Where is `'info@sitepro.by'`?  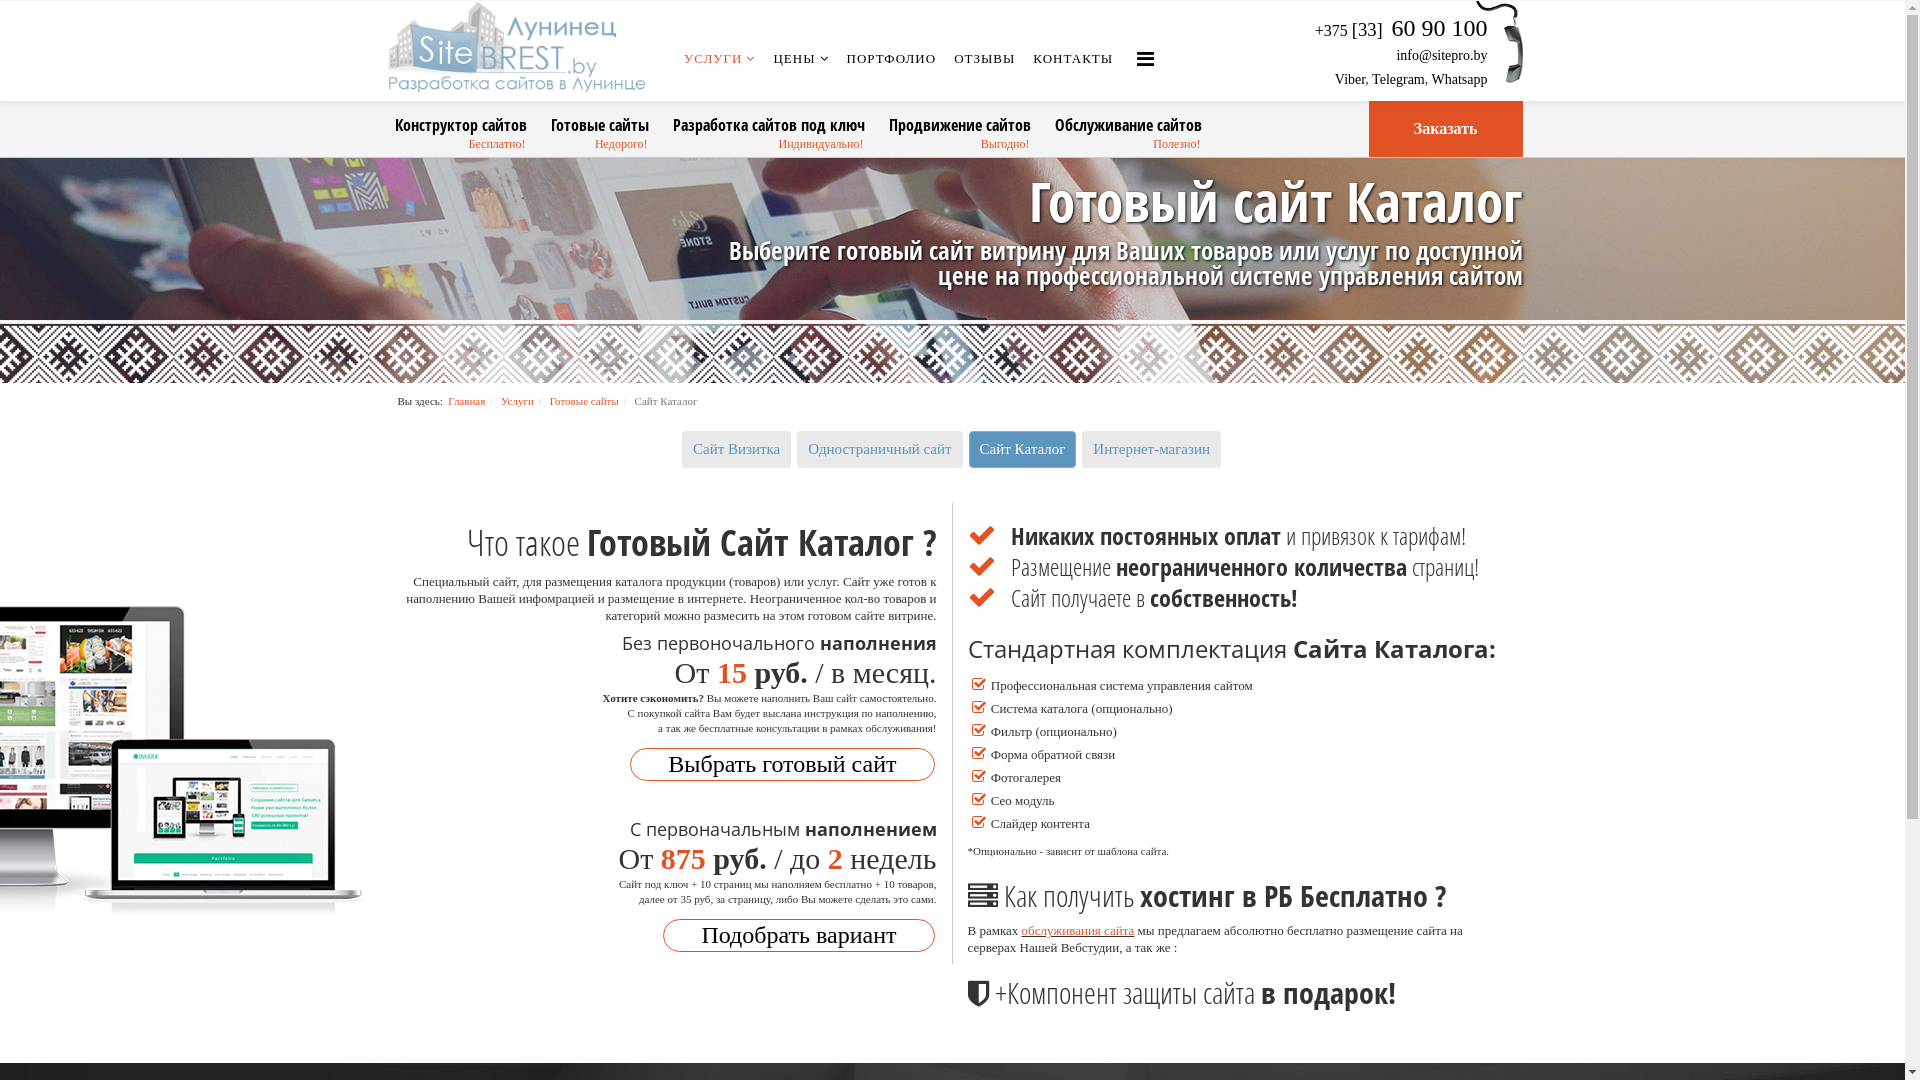
'info@sitepro.by' is located at coordinates (1395, 54).